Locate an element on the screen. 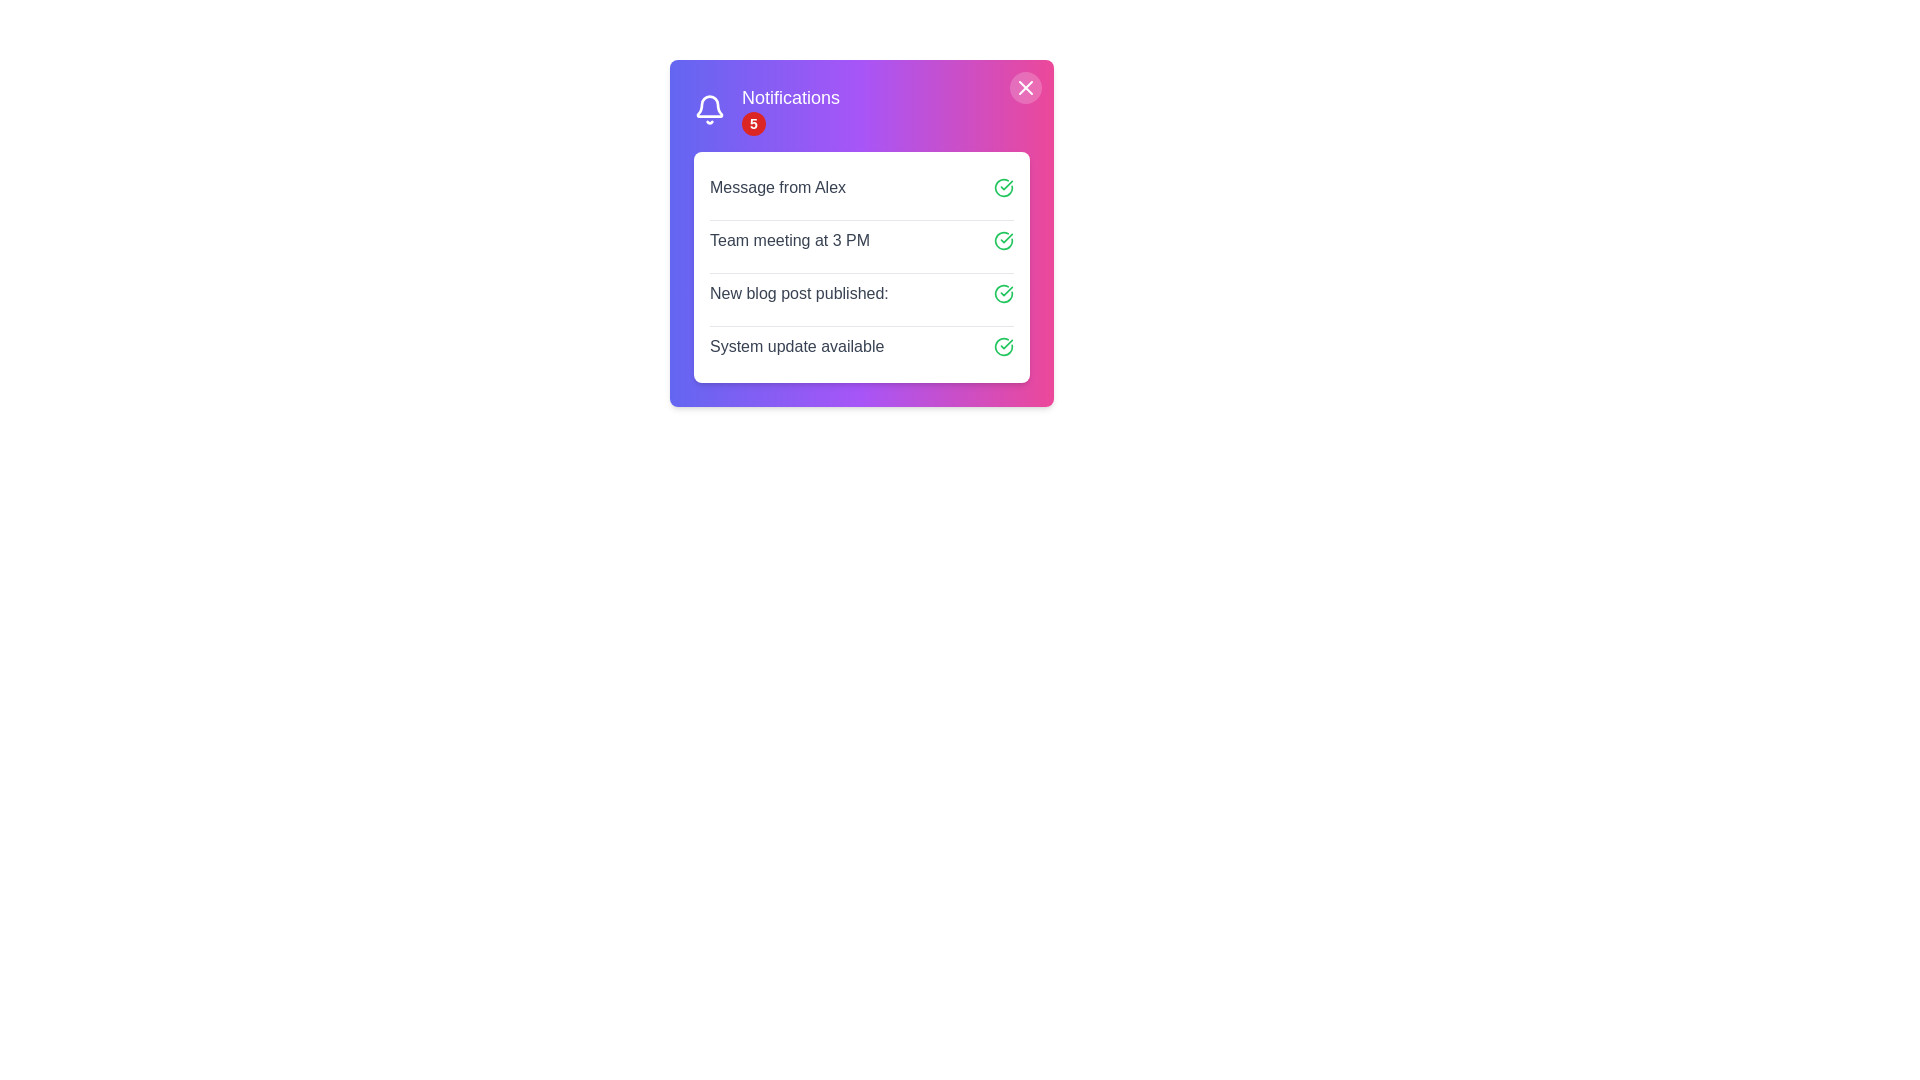 This screenshot has width=1920, height=1080. the green circular icon with a checkmark located at the right end of the entry row labeled 'New blog post published:' in the notification panel is located at coordinates (1003, 293).